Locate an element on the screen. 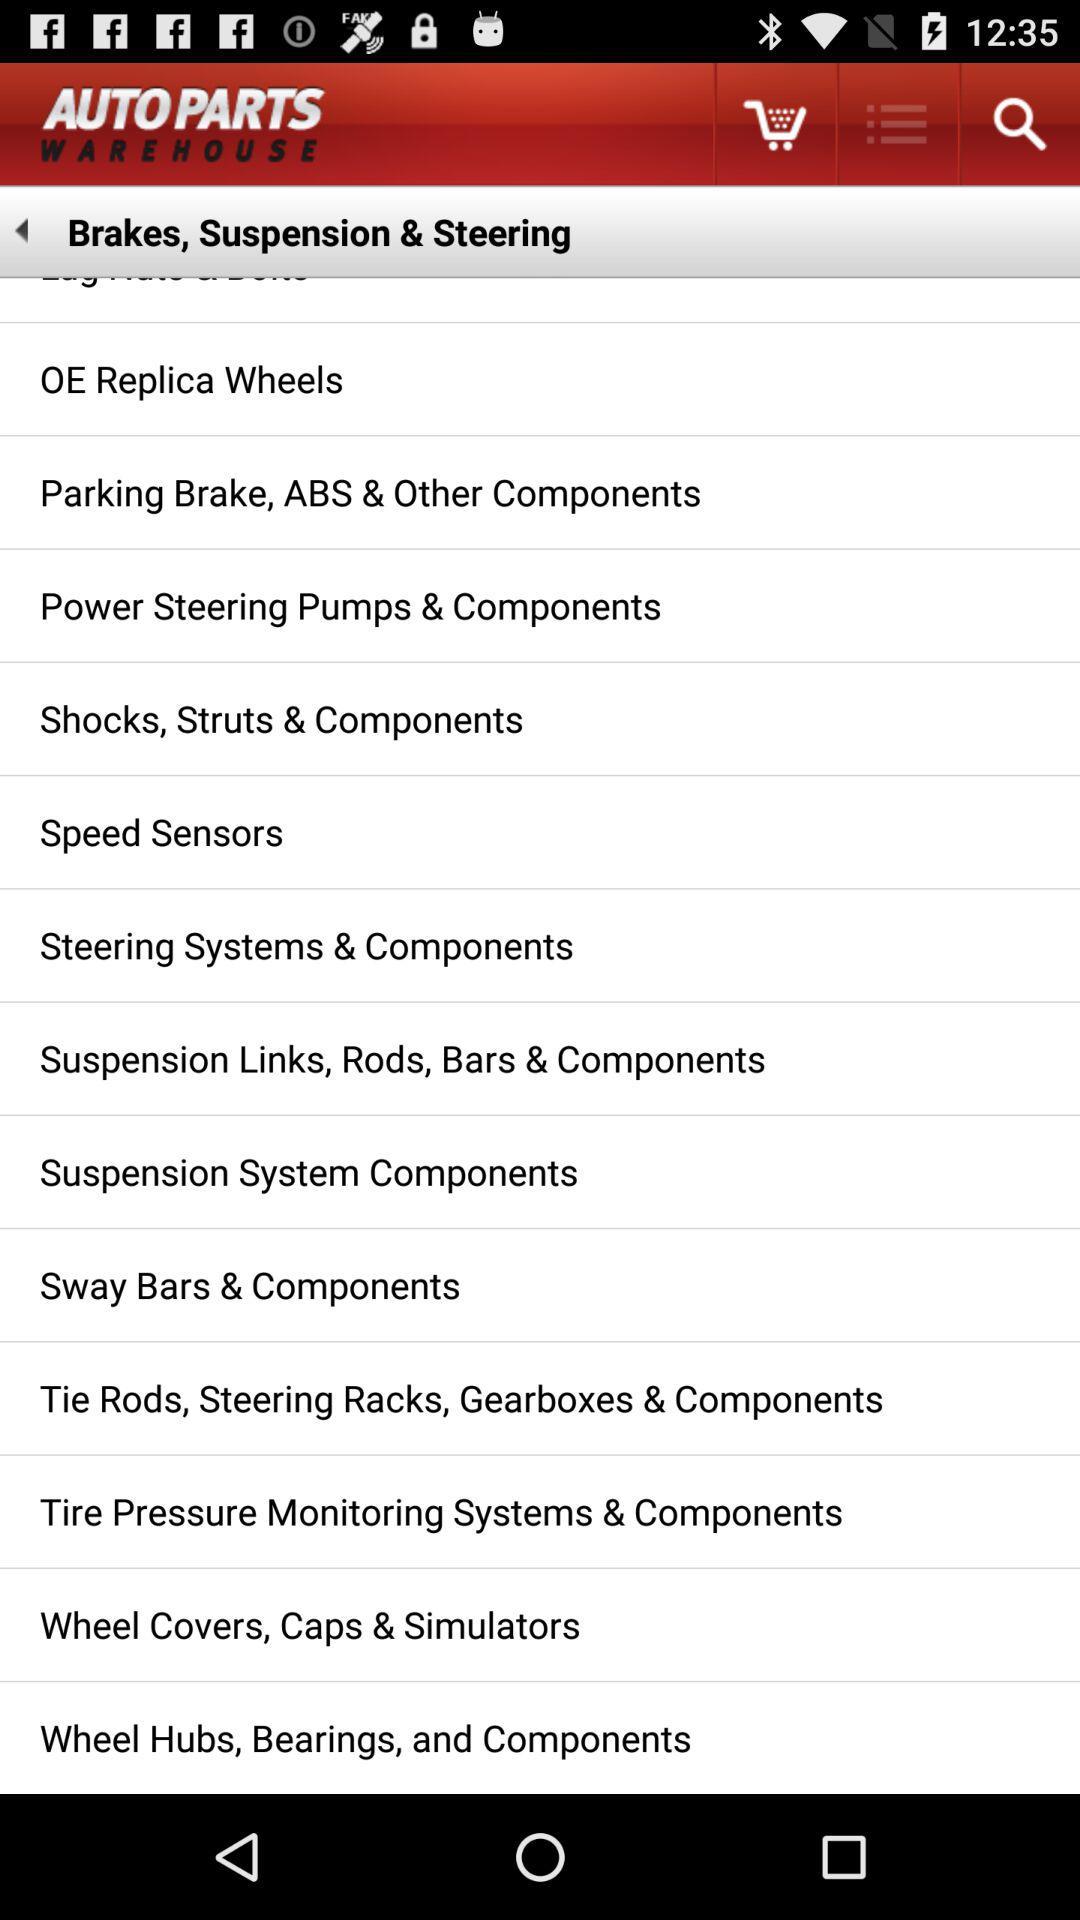  the list icon is located at coordinates (895, 131).